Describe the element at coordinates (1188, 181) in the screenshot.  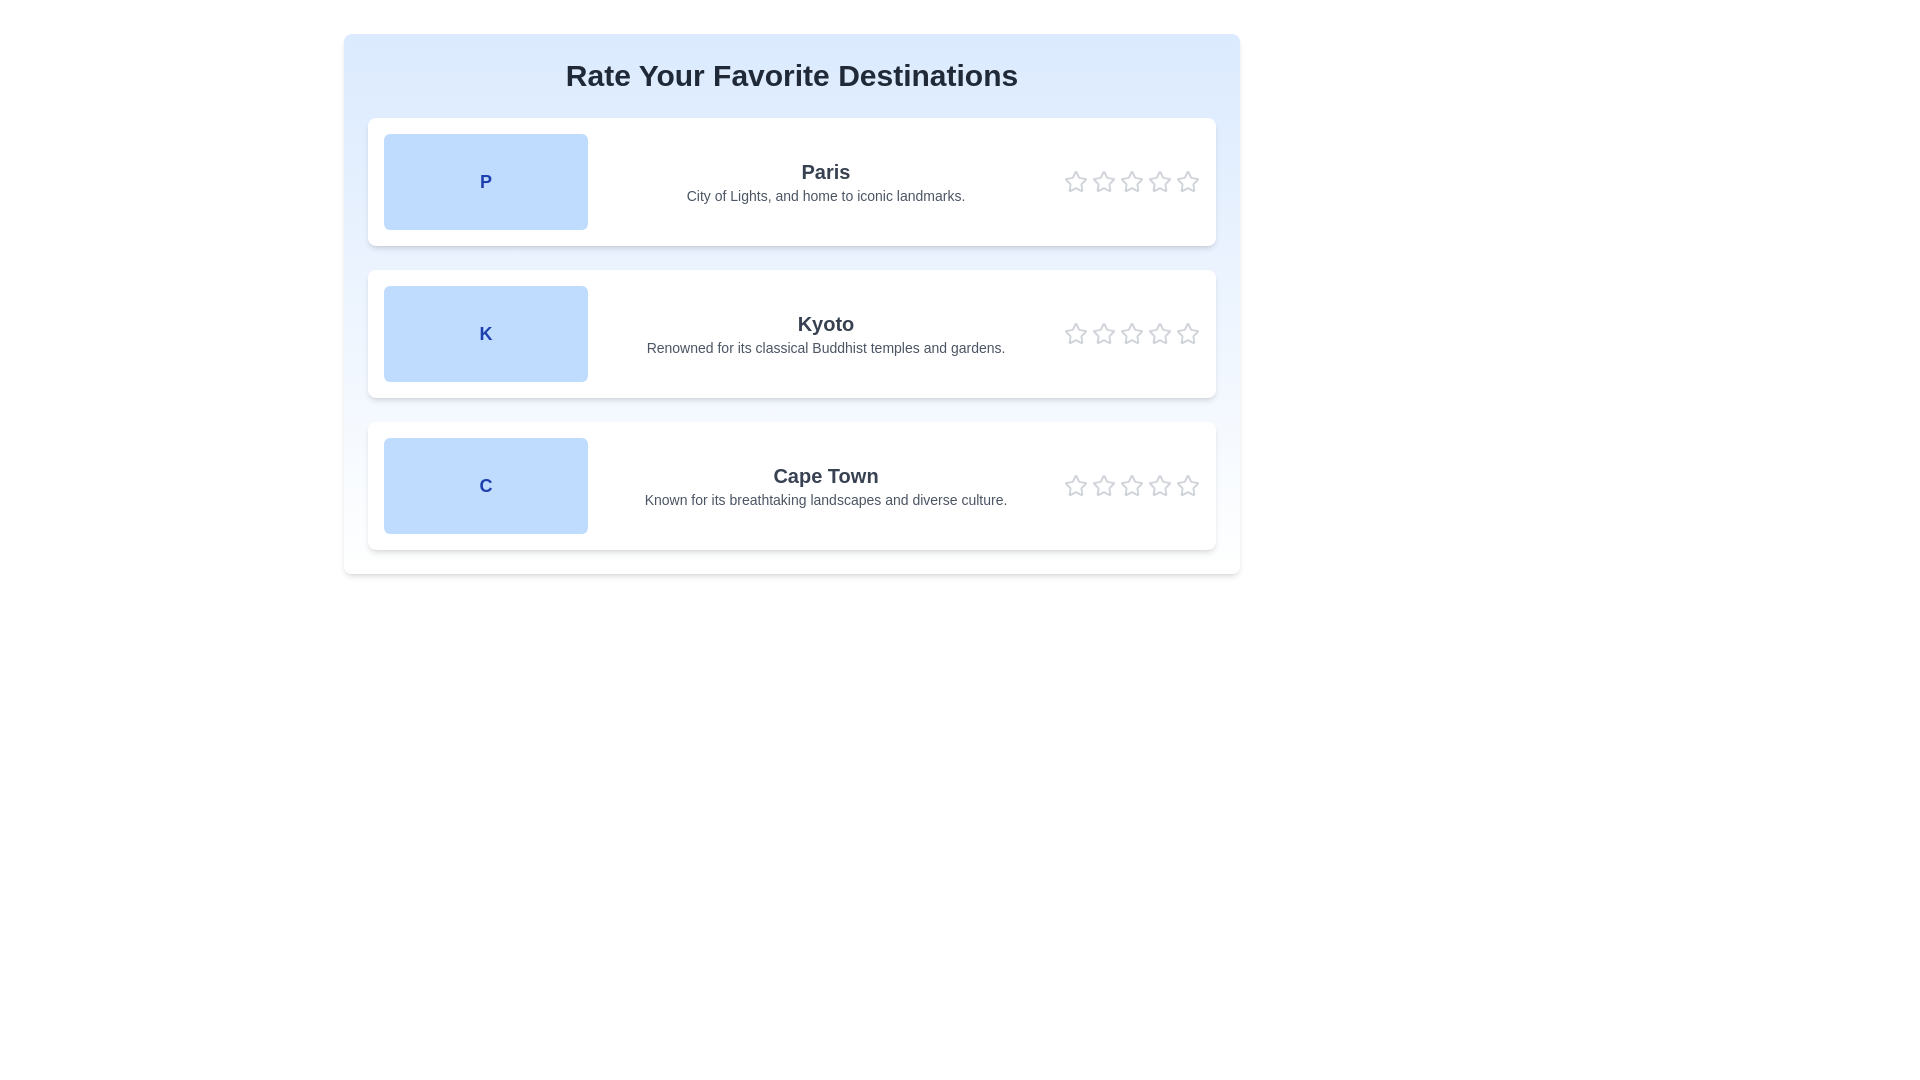
I see `keyboard navigation` at that location.